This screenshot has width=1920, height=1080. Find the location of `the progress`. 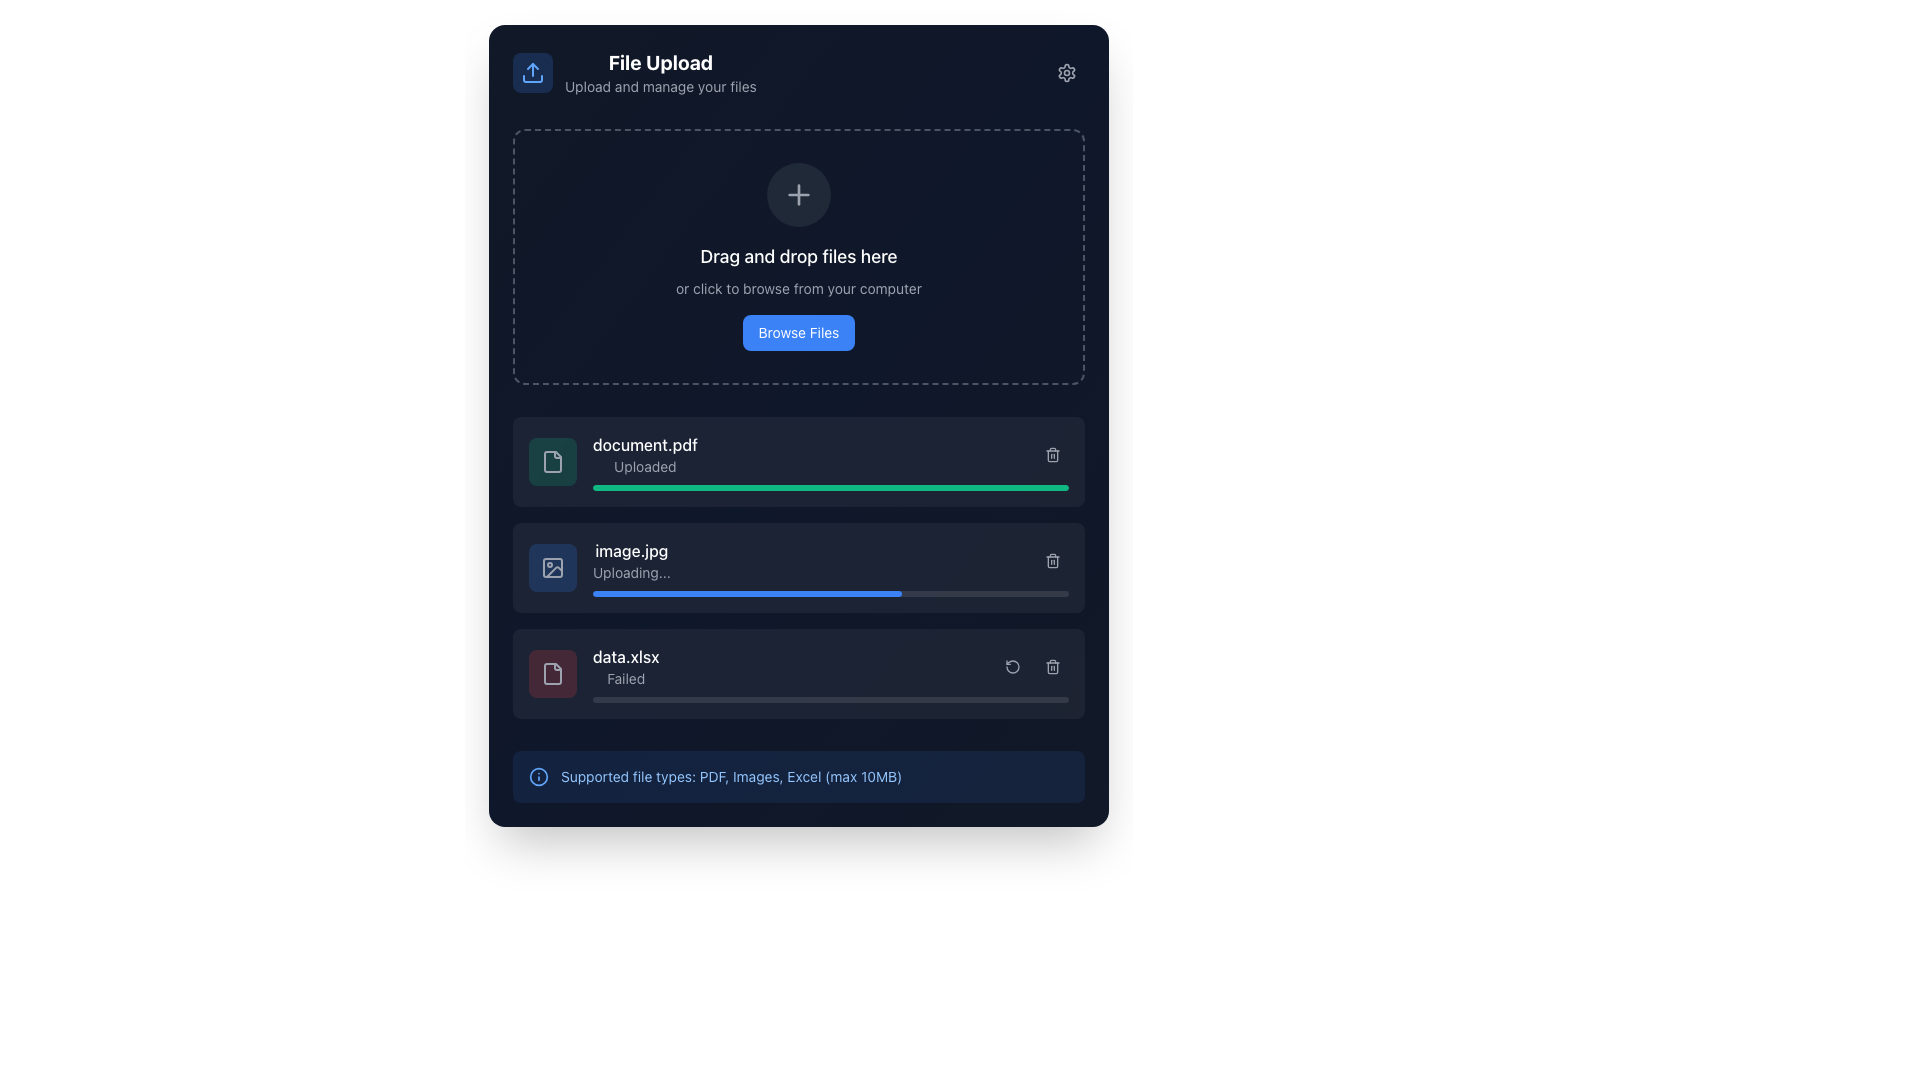

the progress is located at coordinates (753, 698).